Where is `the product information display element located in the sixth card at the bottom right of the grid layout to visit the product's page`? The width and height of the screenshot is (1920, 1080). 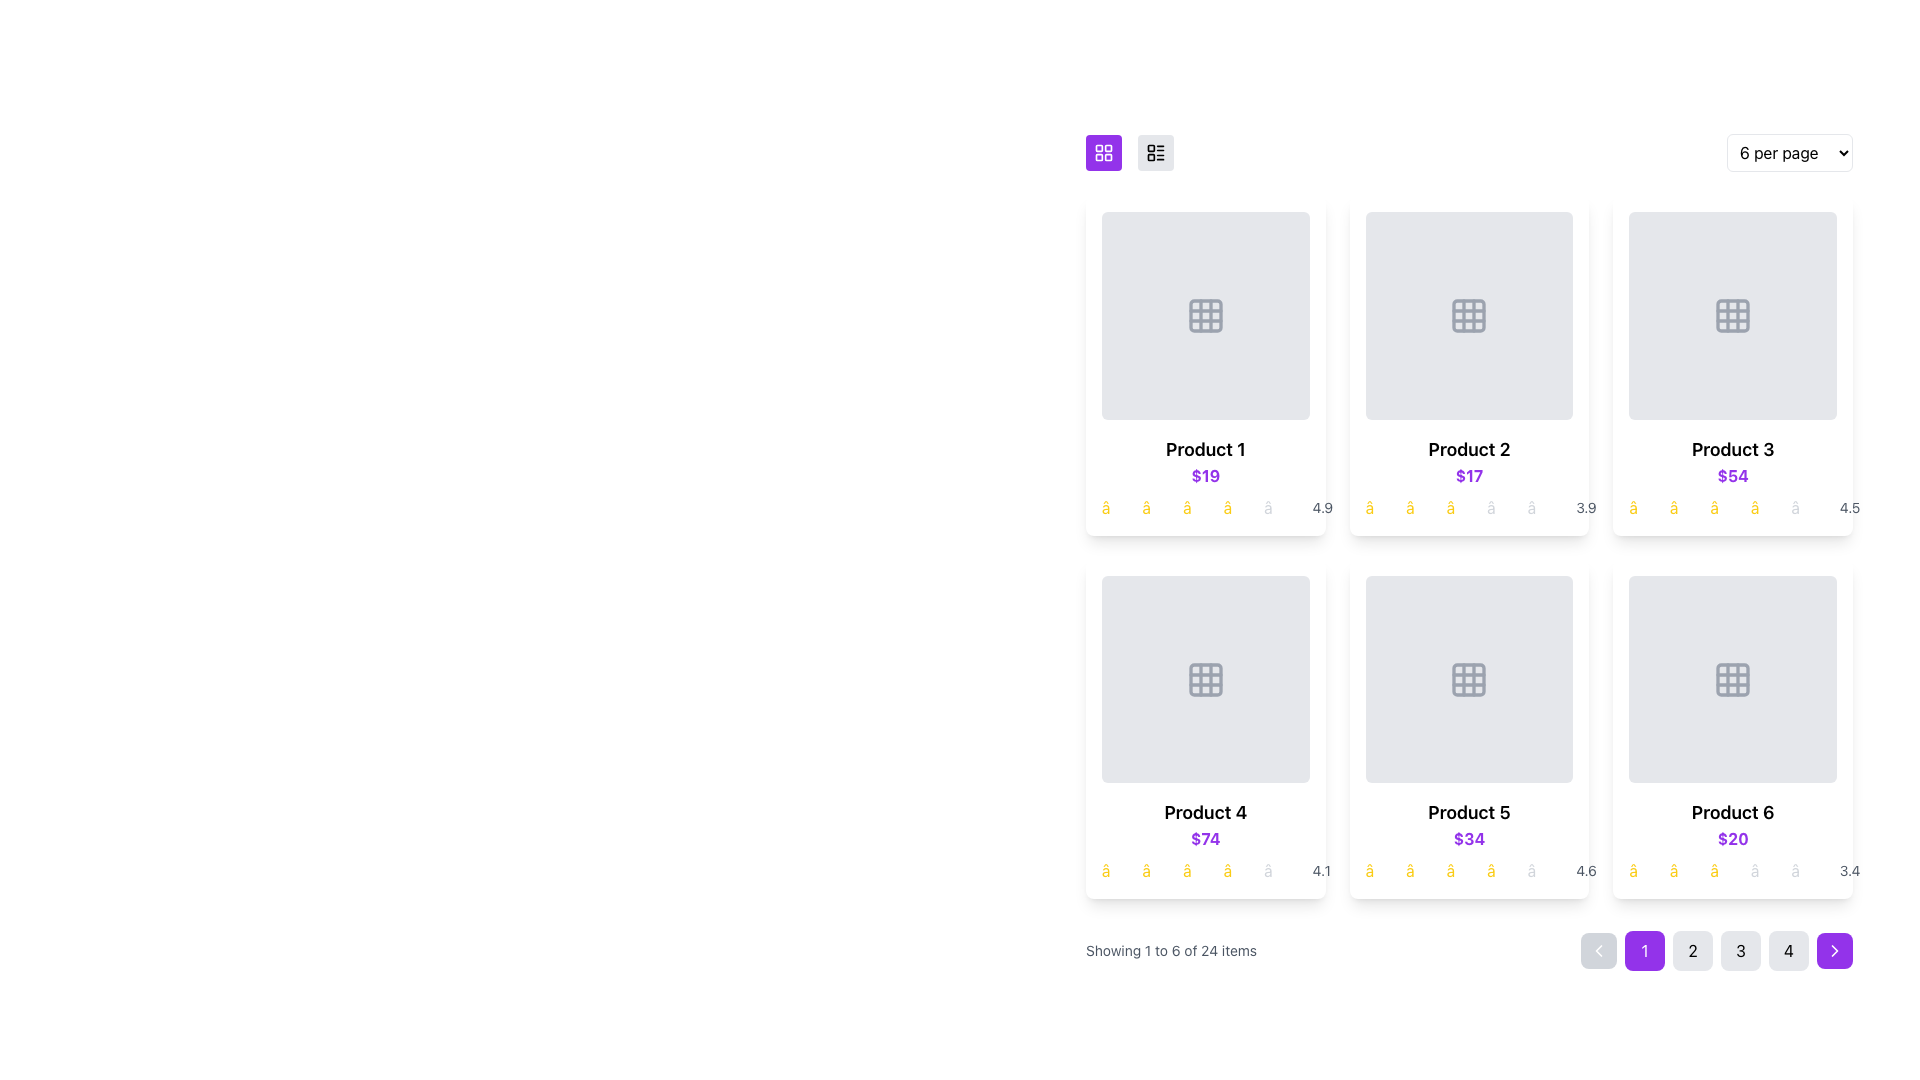
the product information display element located in the sixth card at the bottom right of the grid layout to visit the product's page is located at coordinates (1732, 841).